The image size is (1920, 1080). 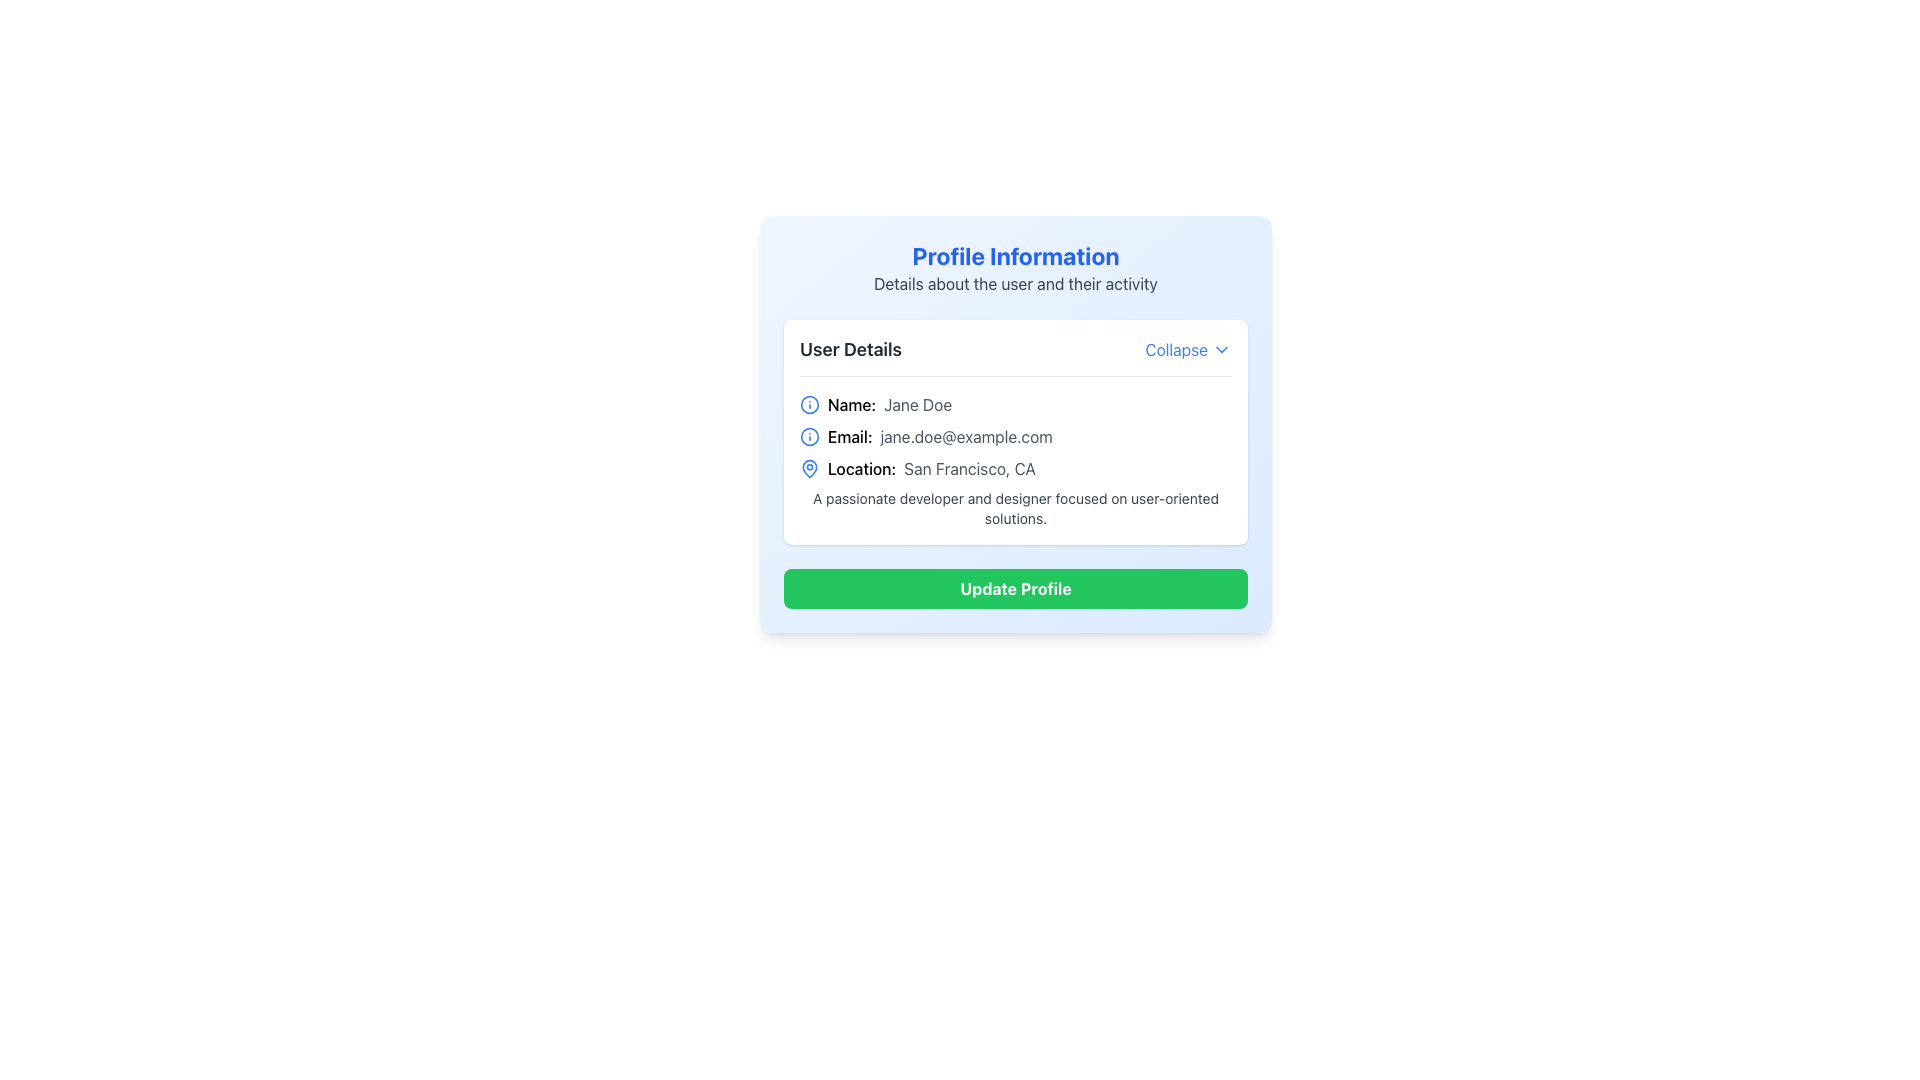 What do you see at coordinates (917, 405) in the screenshot?
I see `static text display showing the user's name 'Jane Doe' located to the right of the 'Name:' label in the 'User Details' section` at bounding box center [917, 405].